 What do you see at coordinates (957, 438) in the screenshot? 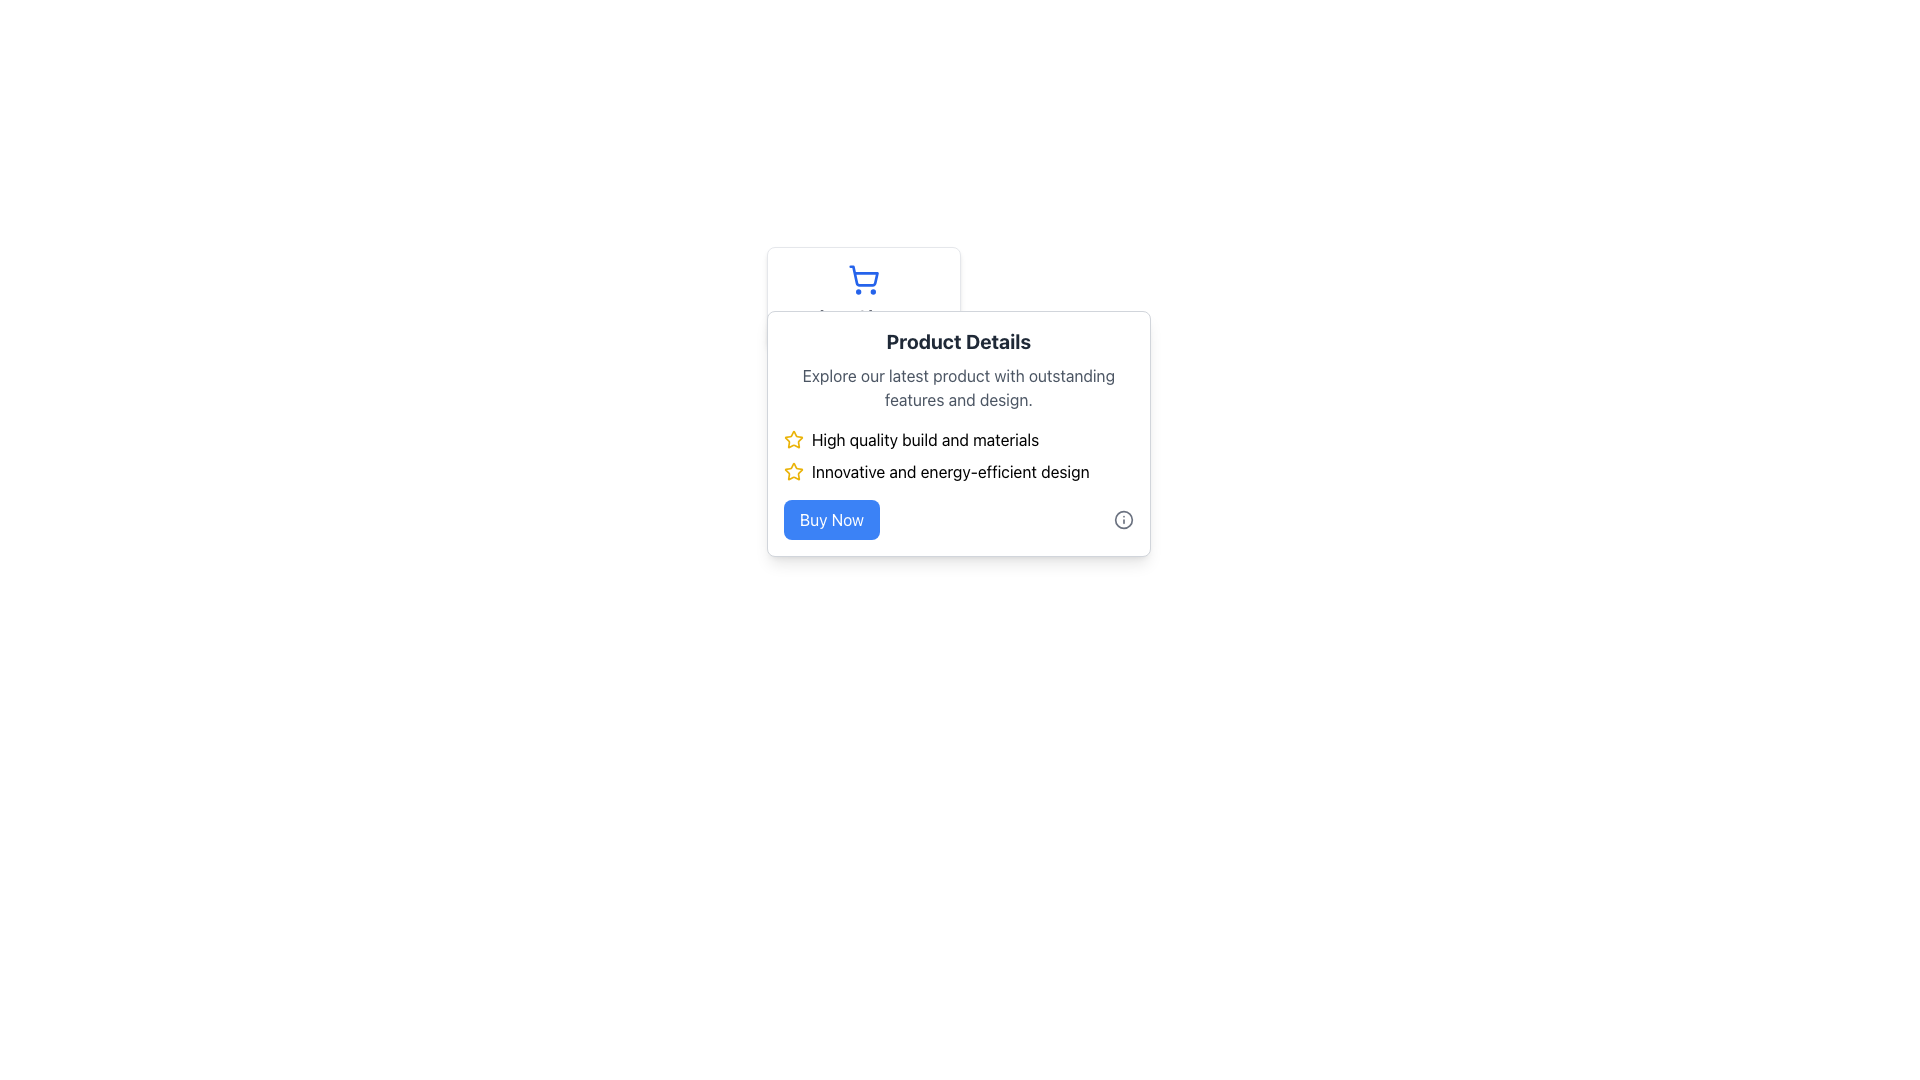
I see `the Text with Icon element that features a yellow star icon and the text 'High quality build and materials,' positioned in the Product Details section` at bounding box center [957, 438].